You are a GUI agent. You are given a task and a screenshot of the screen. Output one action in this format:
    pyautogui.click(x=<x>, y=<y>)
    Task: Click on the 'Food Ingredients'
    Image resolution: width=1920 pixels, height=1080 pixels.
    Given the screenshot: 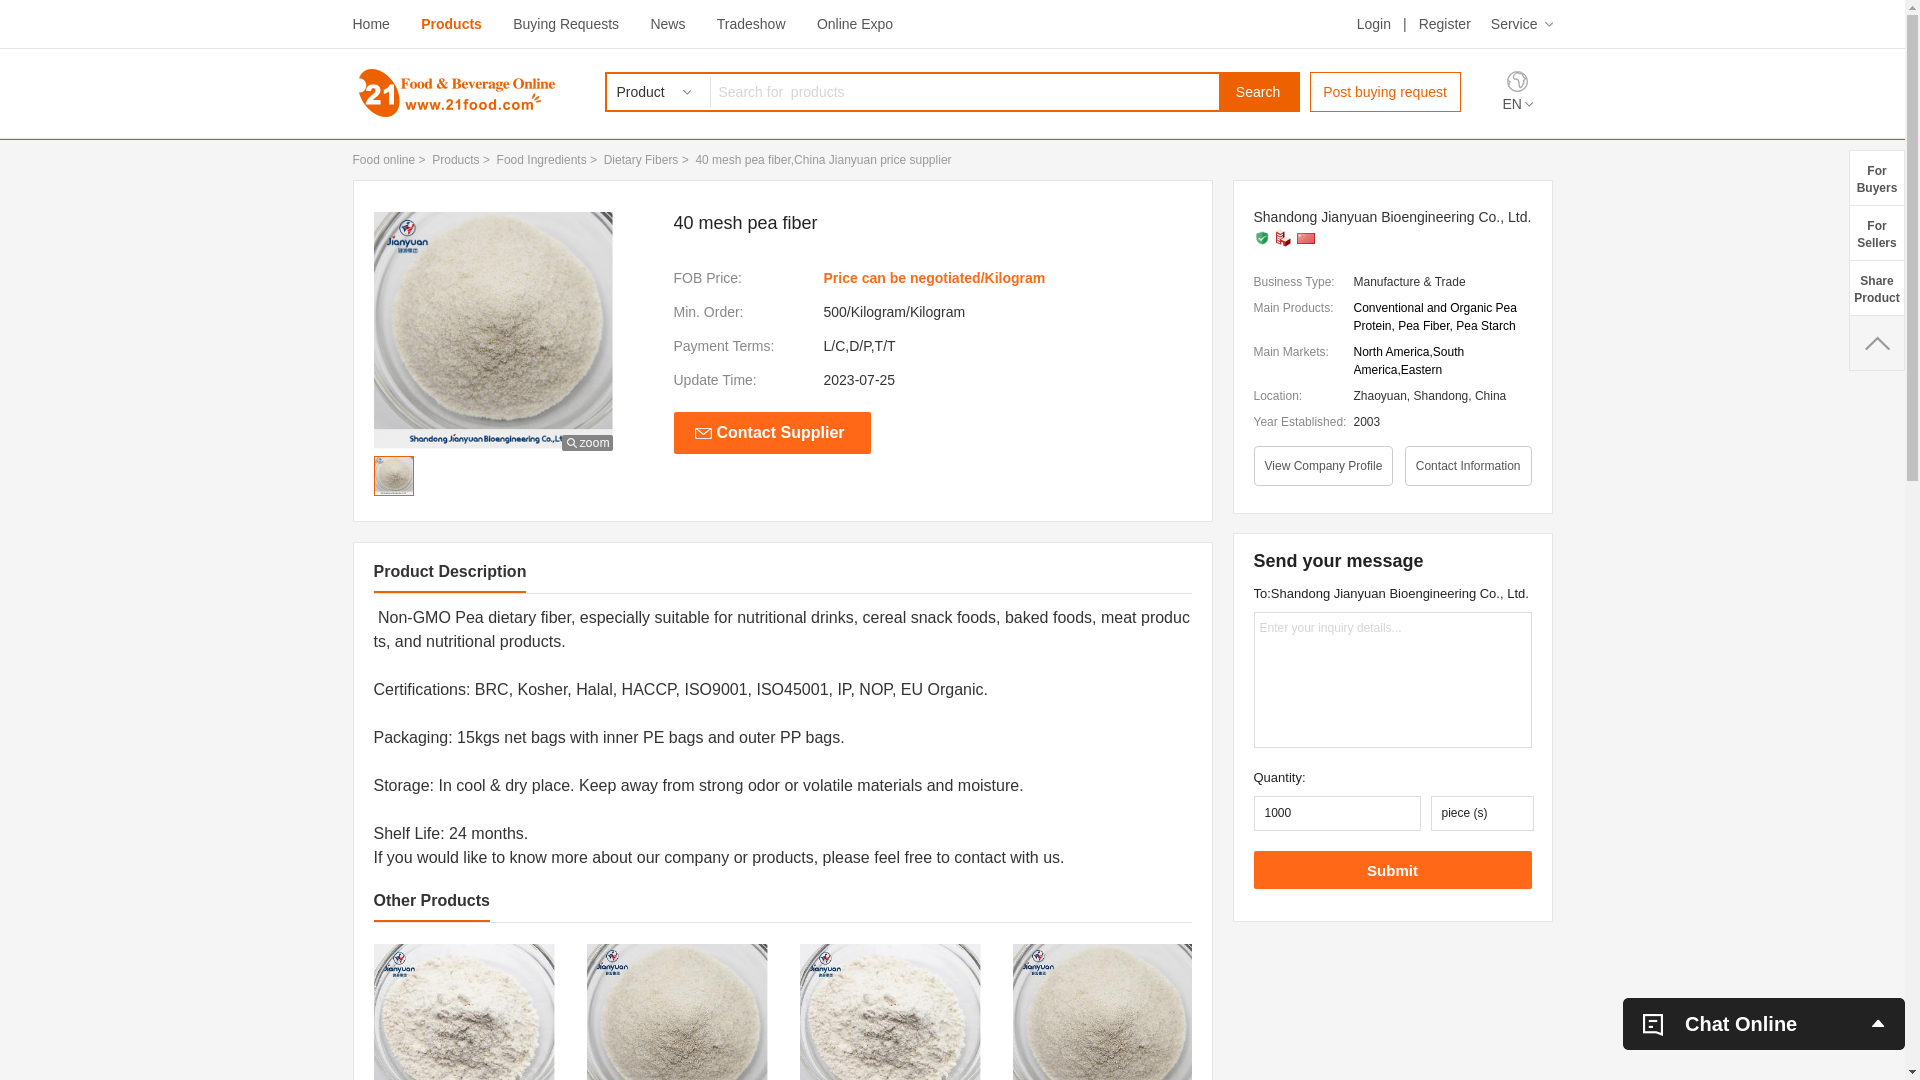 What is the action you would take?
    pyautogui.click(x=497, y=158)
    